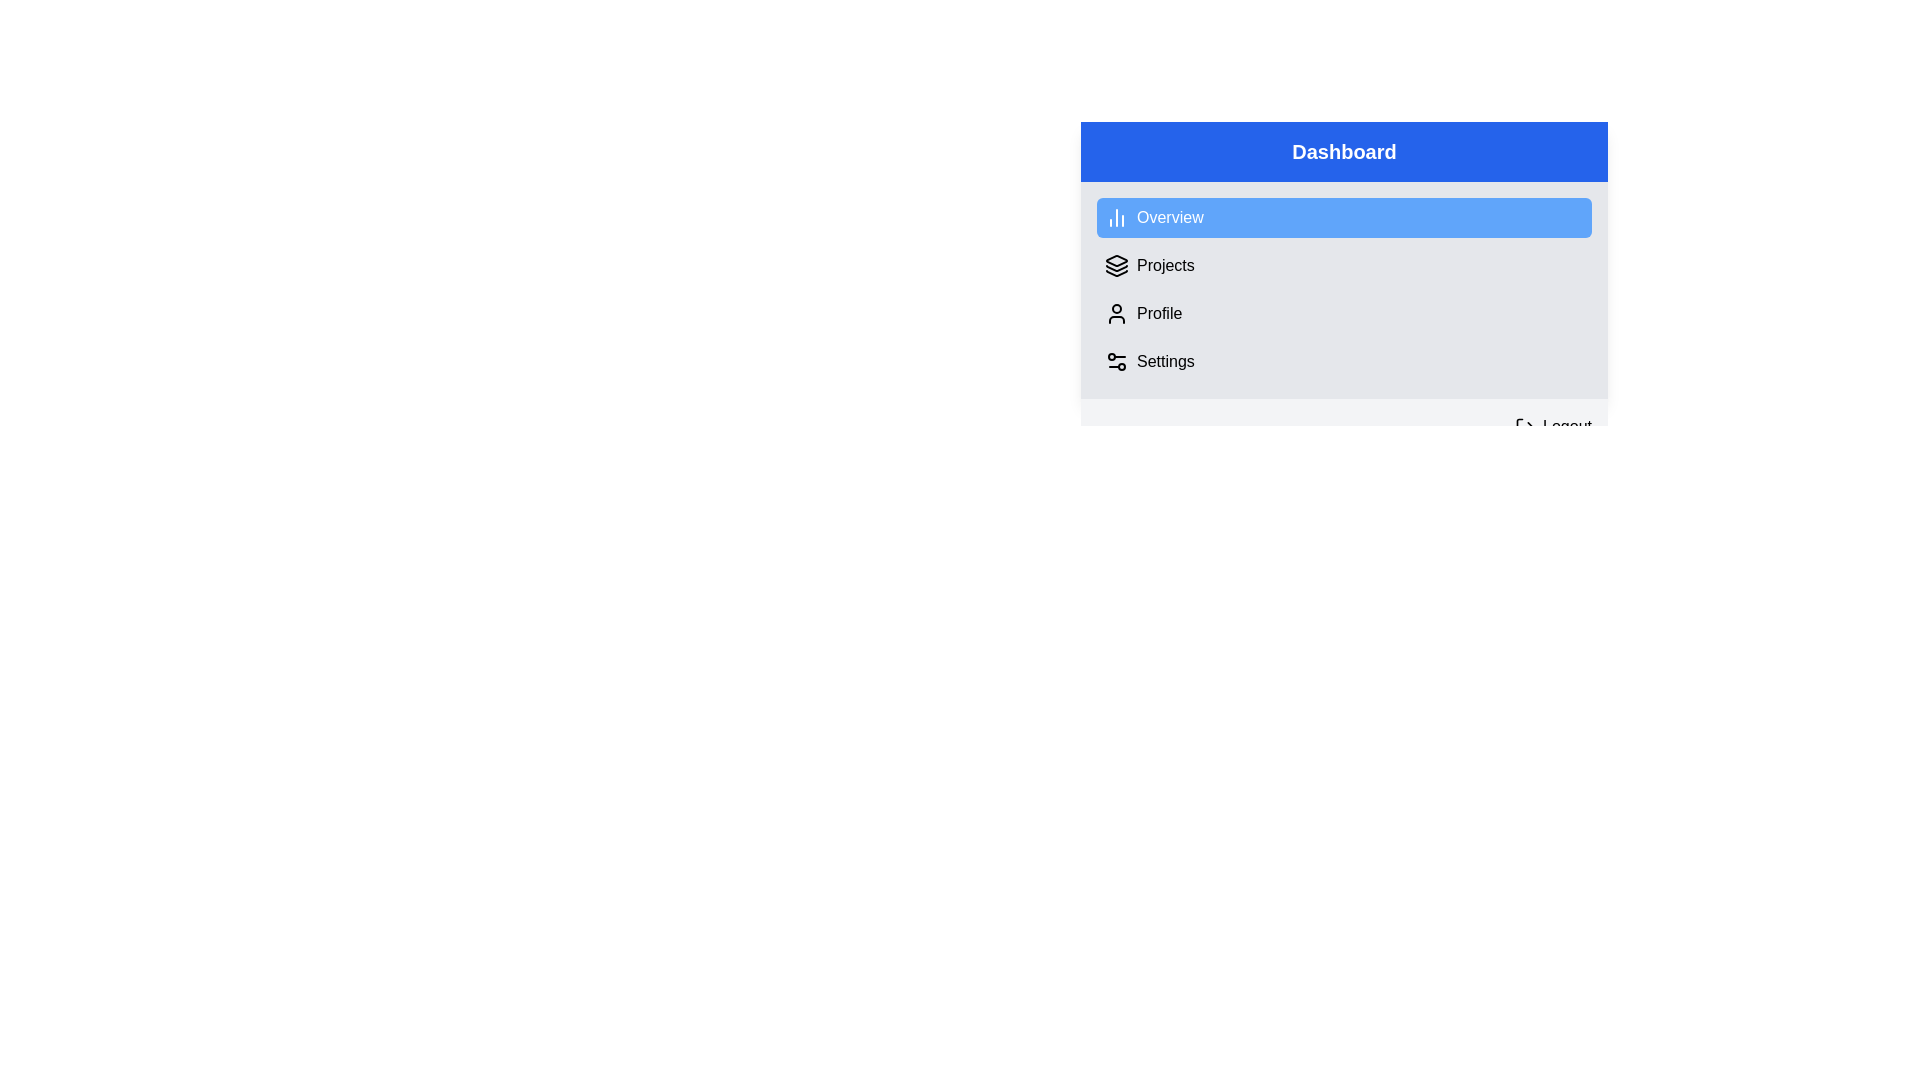  Describe the element at coordinates (1165, 265) in the screenshot. I see `the second Text Label in the left-side menu, which is positioned below the 'Overview' item and above the 'Profile' and 'Settings' items` at that location.